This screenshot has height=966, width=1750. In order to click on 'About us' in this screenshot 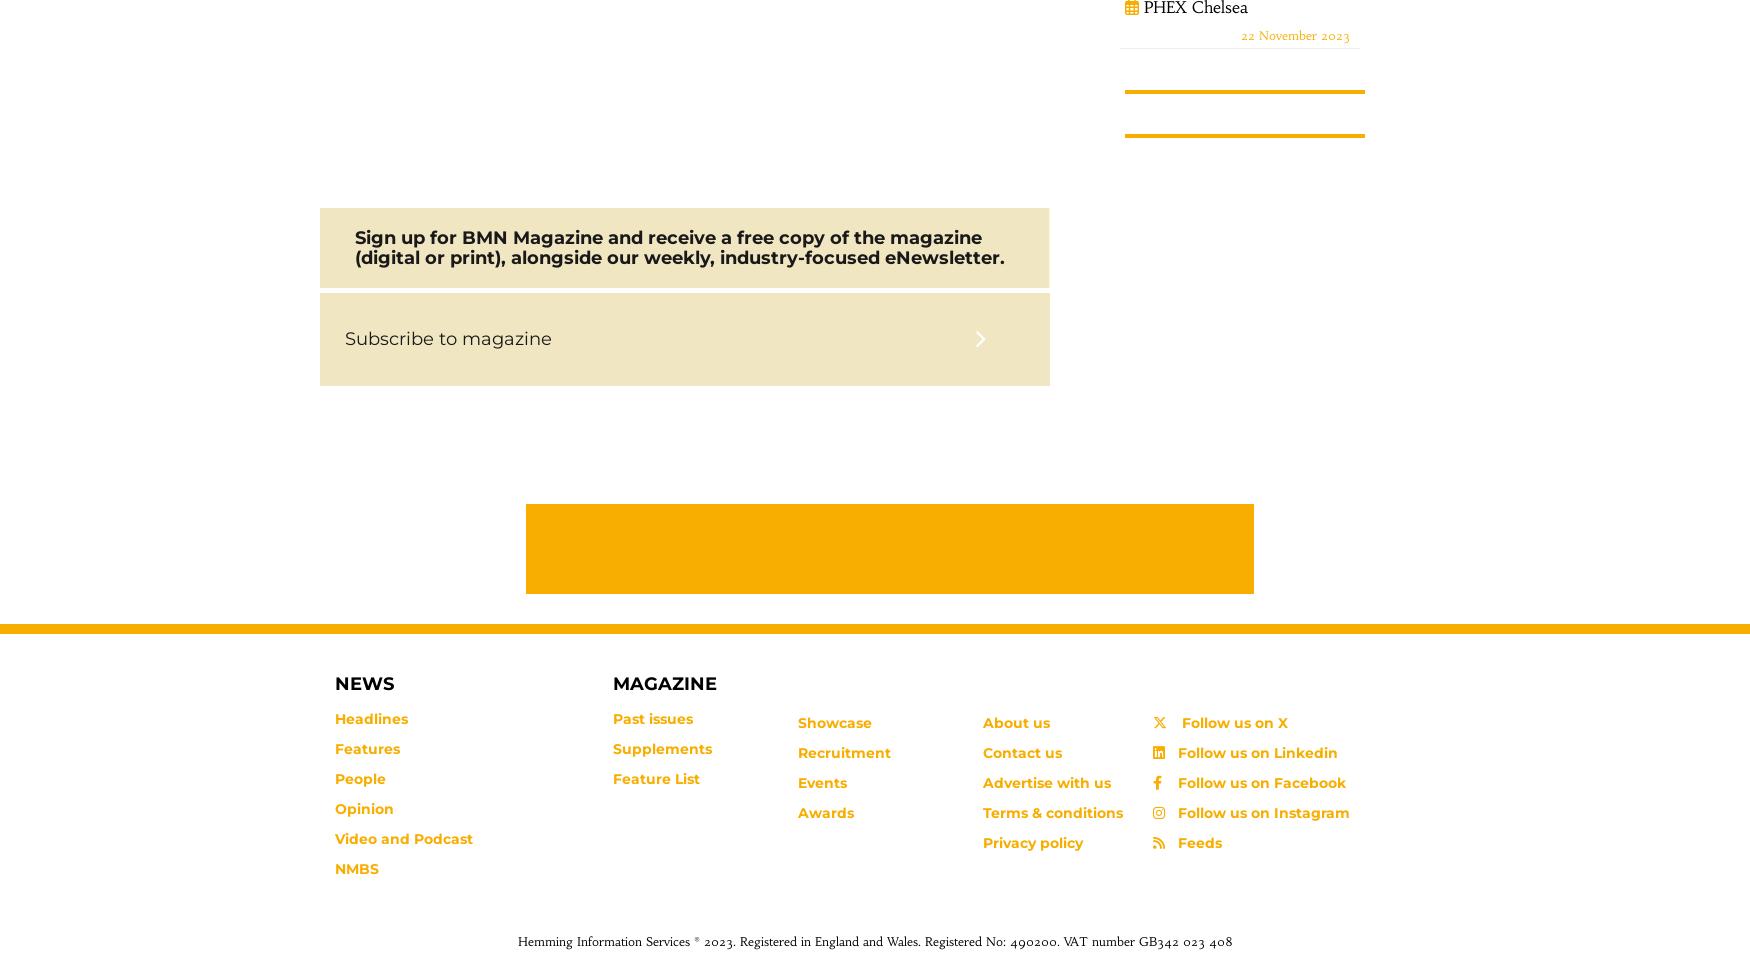, I will do `click(1014, 721)`.